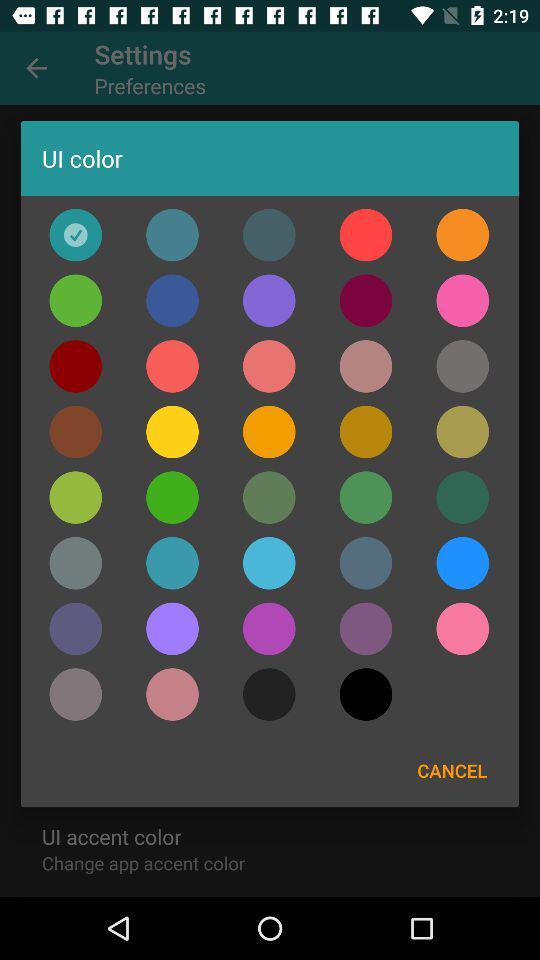  Describe the element at coordinates (269, 563) in the screenshot. I see `round shap` at that location.